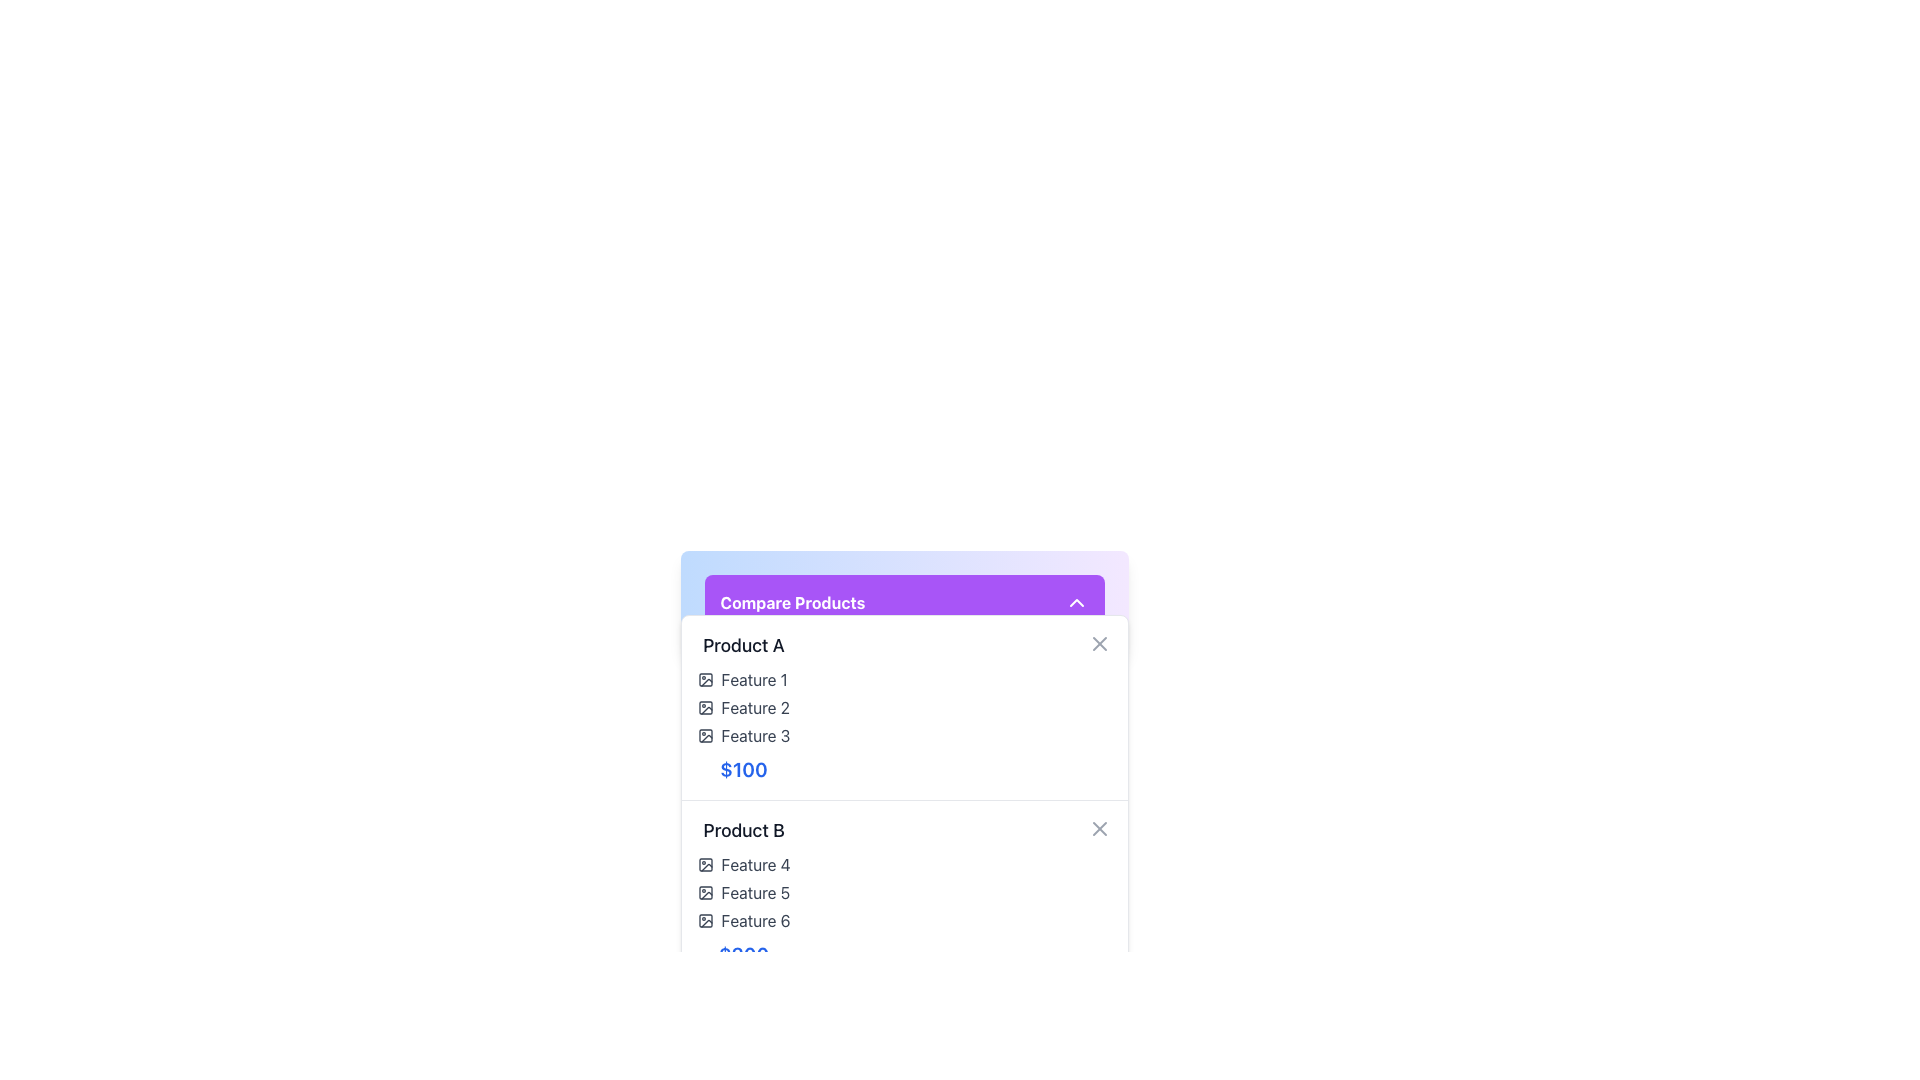 The height and width of the screenshot is (1080, 1920). Describe the element at coordinates (743, 769) in the screenshot. I see `the text label displaying the value '$100', which is bold and blue, positioned at the bottom of the card for 'Product A'` at that location.